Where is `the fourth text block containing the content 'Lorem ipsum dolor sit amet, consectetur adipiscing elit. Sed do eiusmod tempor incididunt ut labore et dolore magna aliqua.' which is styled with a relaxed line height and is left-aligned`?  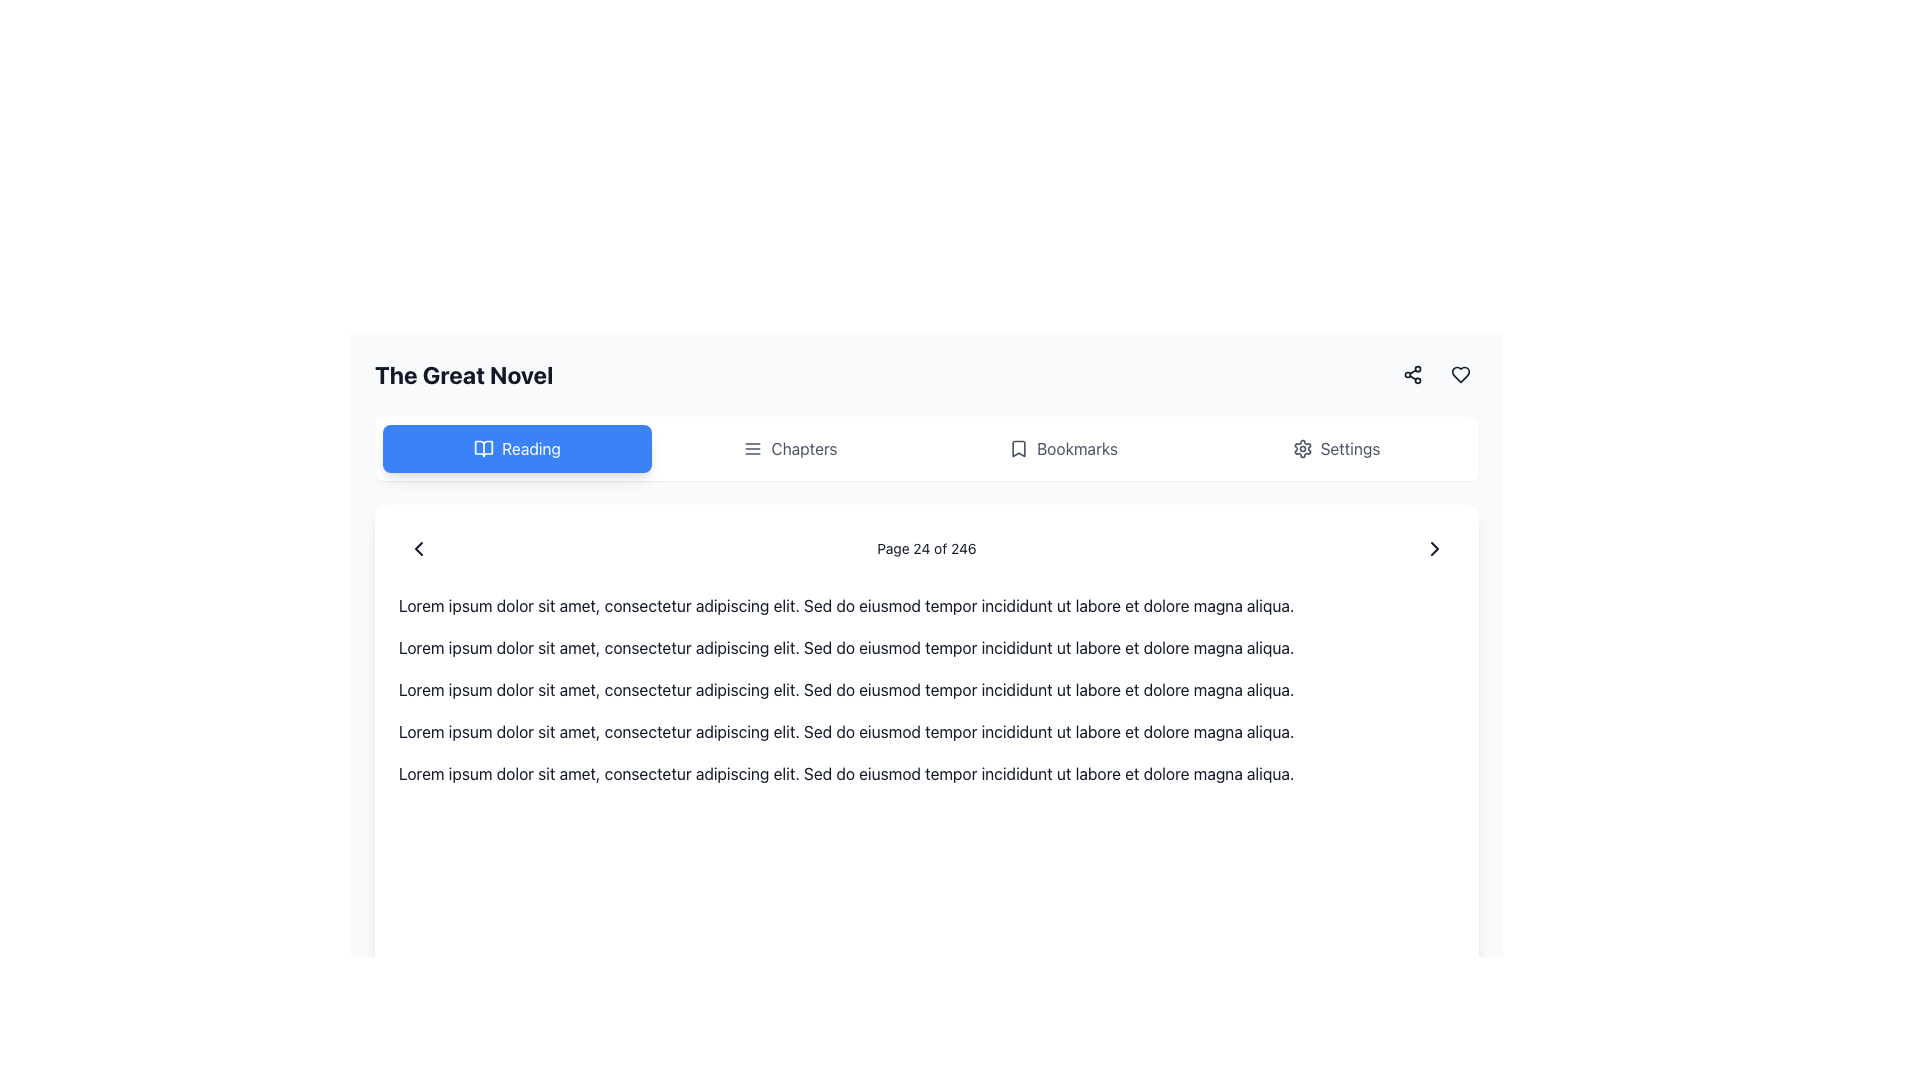 the fourth text block containing the content 'Lorem ipsum dolor sit amet, consectetur adipiscing elit. Sed do eiusmod tempor incididunt ut labore et dolore magna aliqua.' which is styled with a relaxed line height and is left-aligned is located at coordinates (925, 732).